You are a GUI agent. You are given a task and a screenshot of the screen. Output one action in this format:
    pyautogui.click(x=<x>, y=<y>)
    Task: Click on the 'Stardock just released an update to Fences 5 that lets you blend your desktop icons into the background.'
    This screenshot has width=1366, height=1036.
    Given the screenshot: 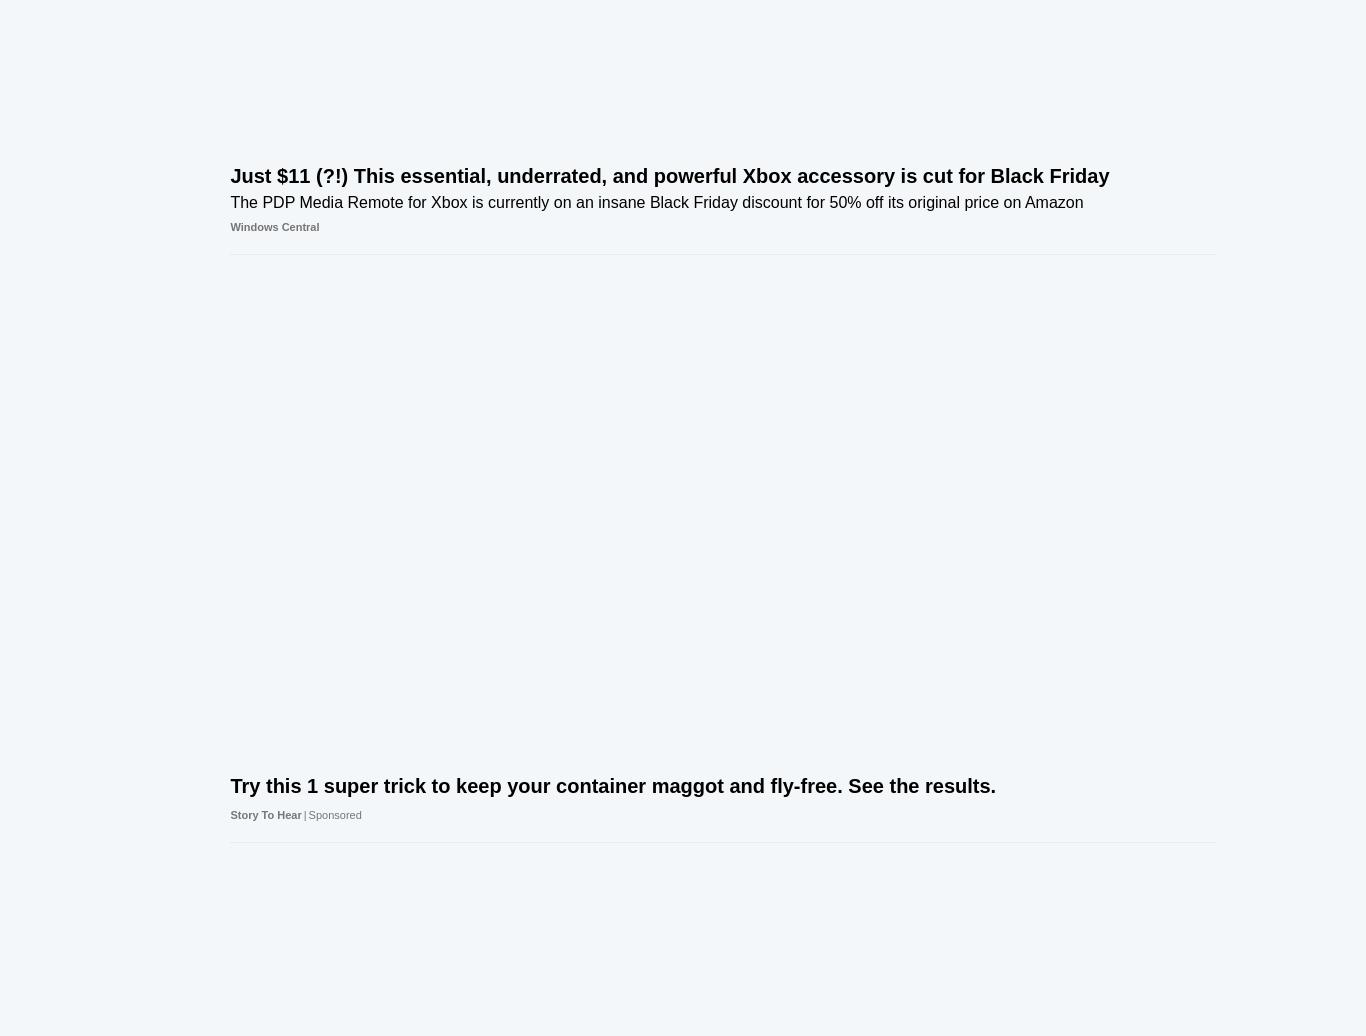 What is the action you would take?
    pyautogui.click(x=555, y=205)
    